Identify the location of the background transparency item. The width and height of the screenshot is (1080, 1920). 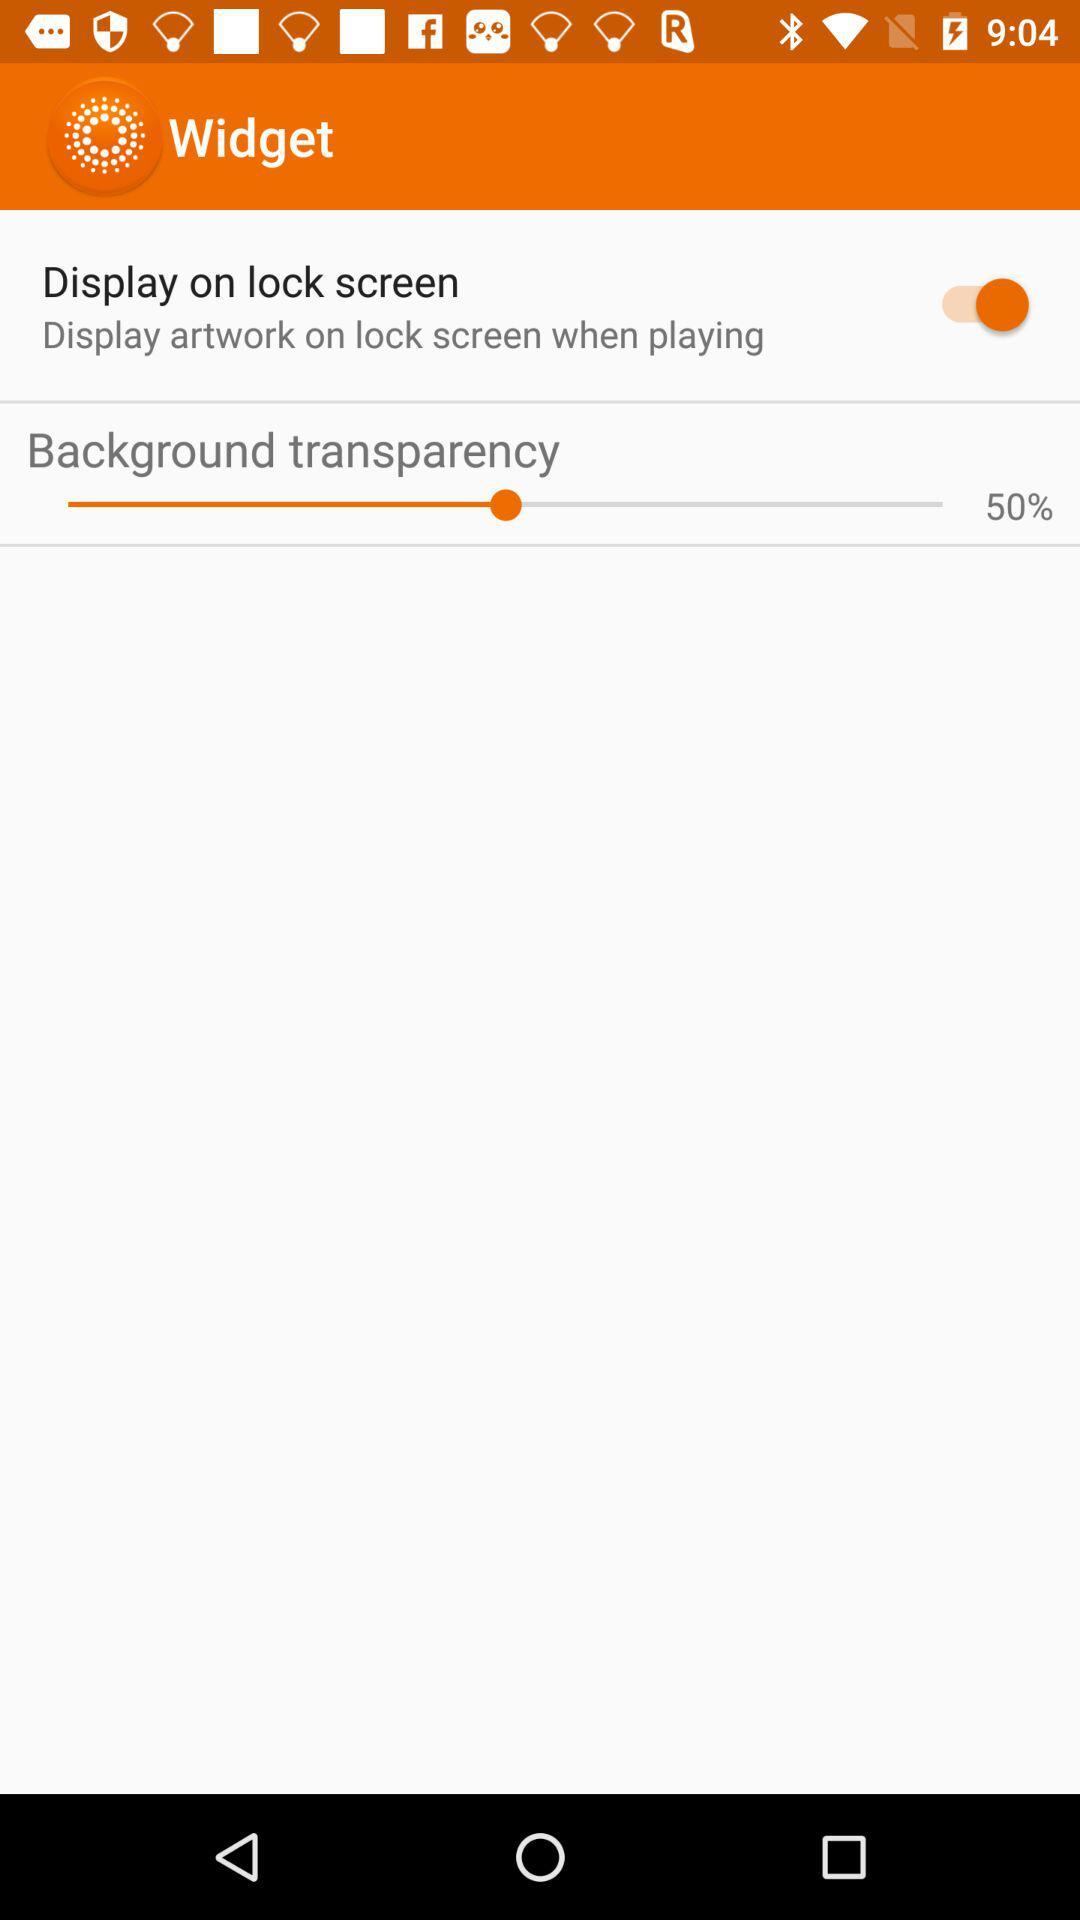
(540, 447).